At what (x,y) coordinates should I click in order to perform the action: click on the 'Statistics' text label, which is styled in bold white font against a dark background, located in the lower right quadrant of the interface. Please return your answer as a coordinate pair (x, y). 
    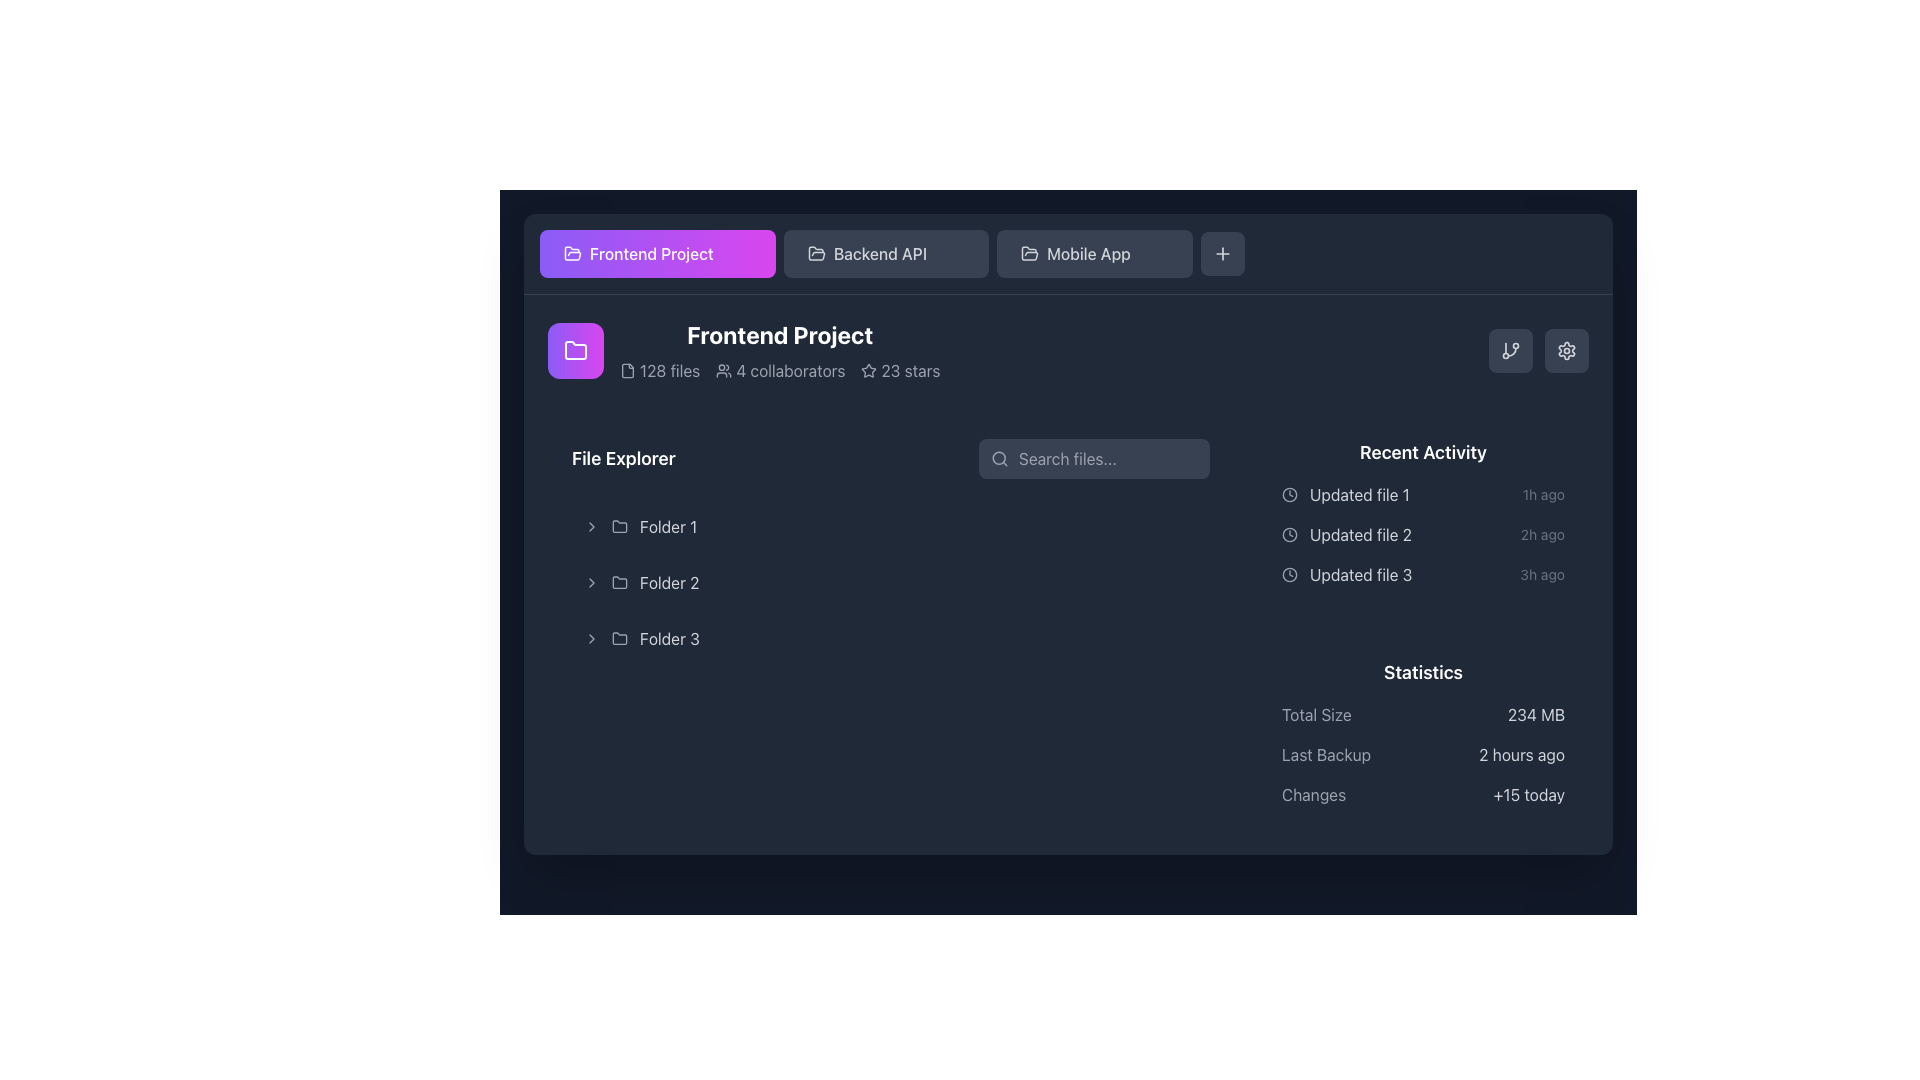
    Looking at the image, I should click on (1422, 672).